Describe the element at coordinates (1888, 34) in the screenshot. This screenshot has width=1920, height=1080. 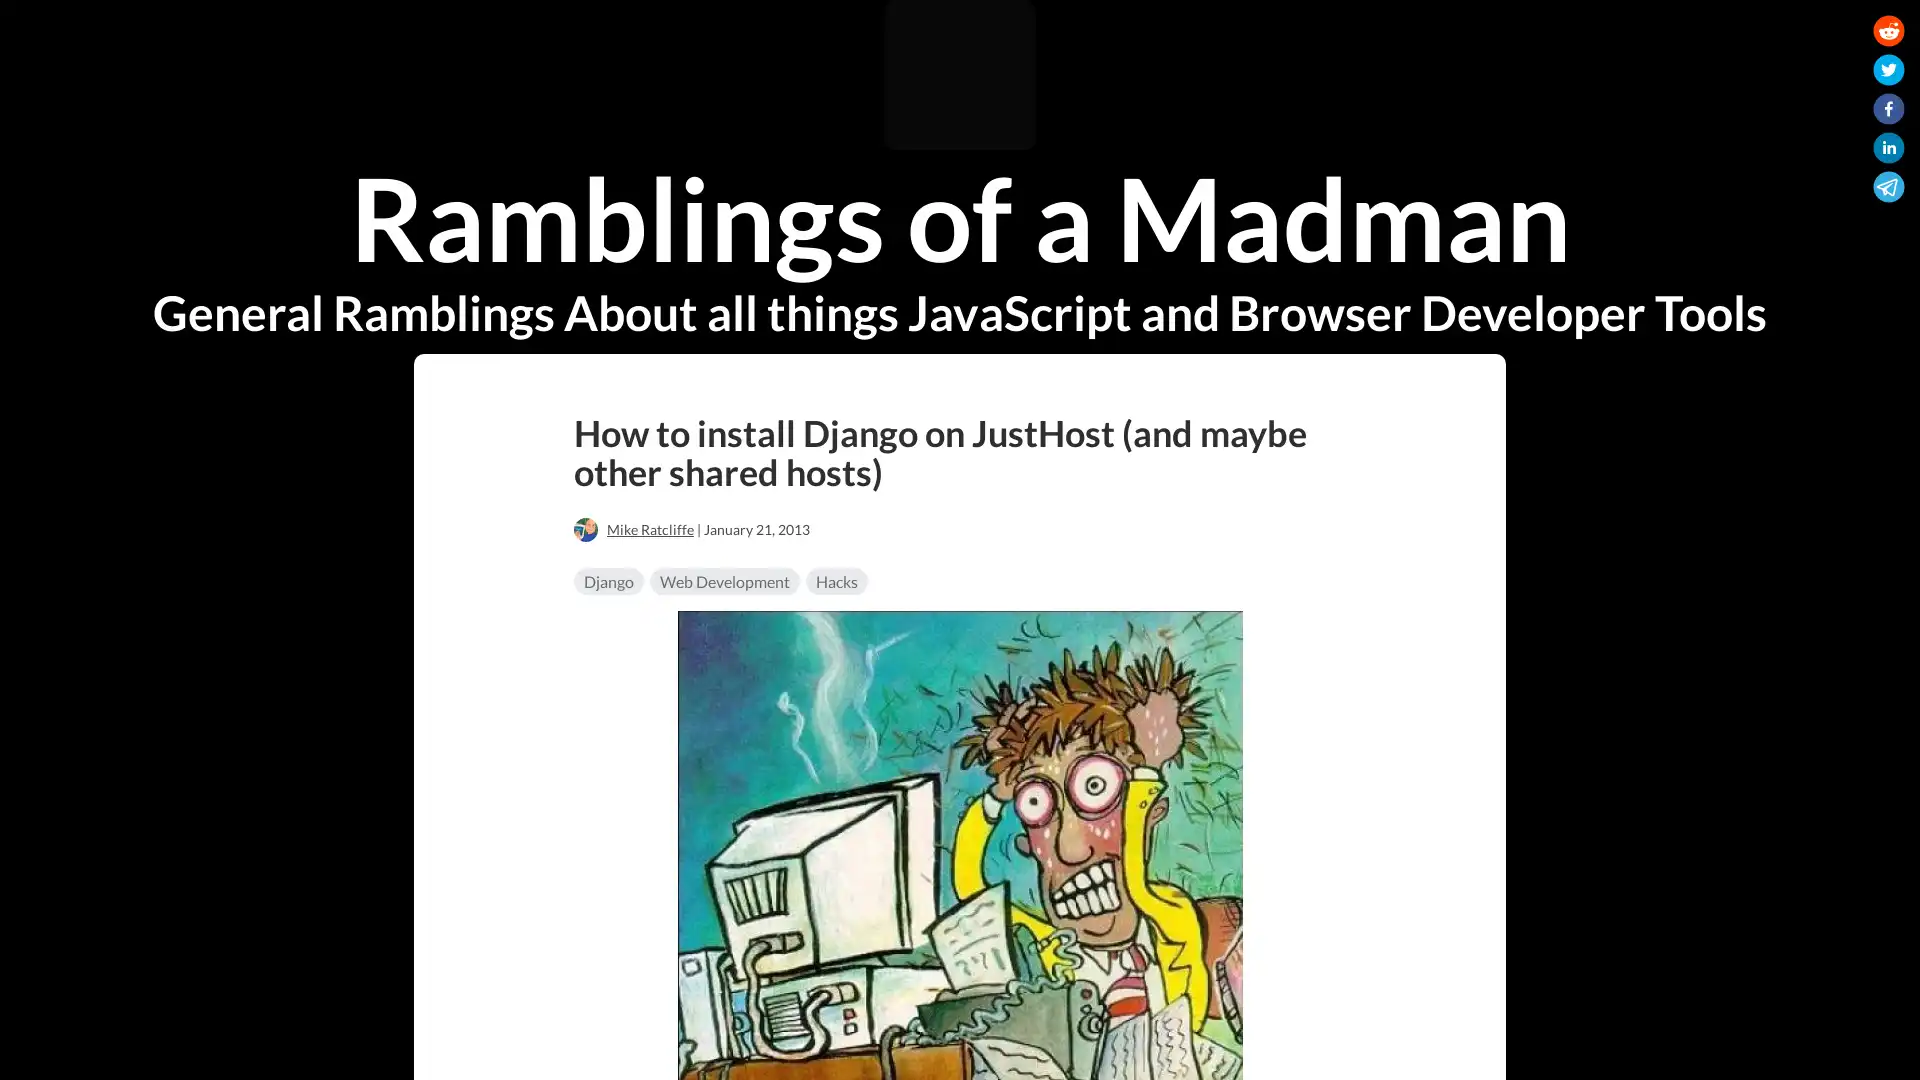
I see `reddit` at that location.